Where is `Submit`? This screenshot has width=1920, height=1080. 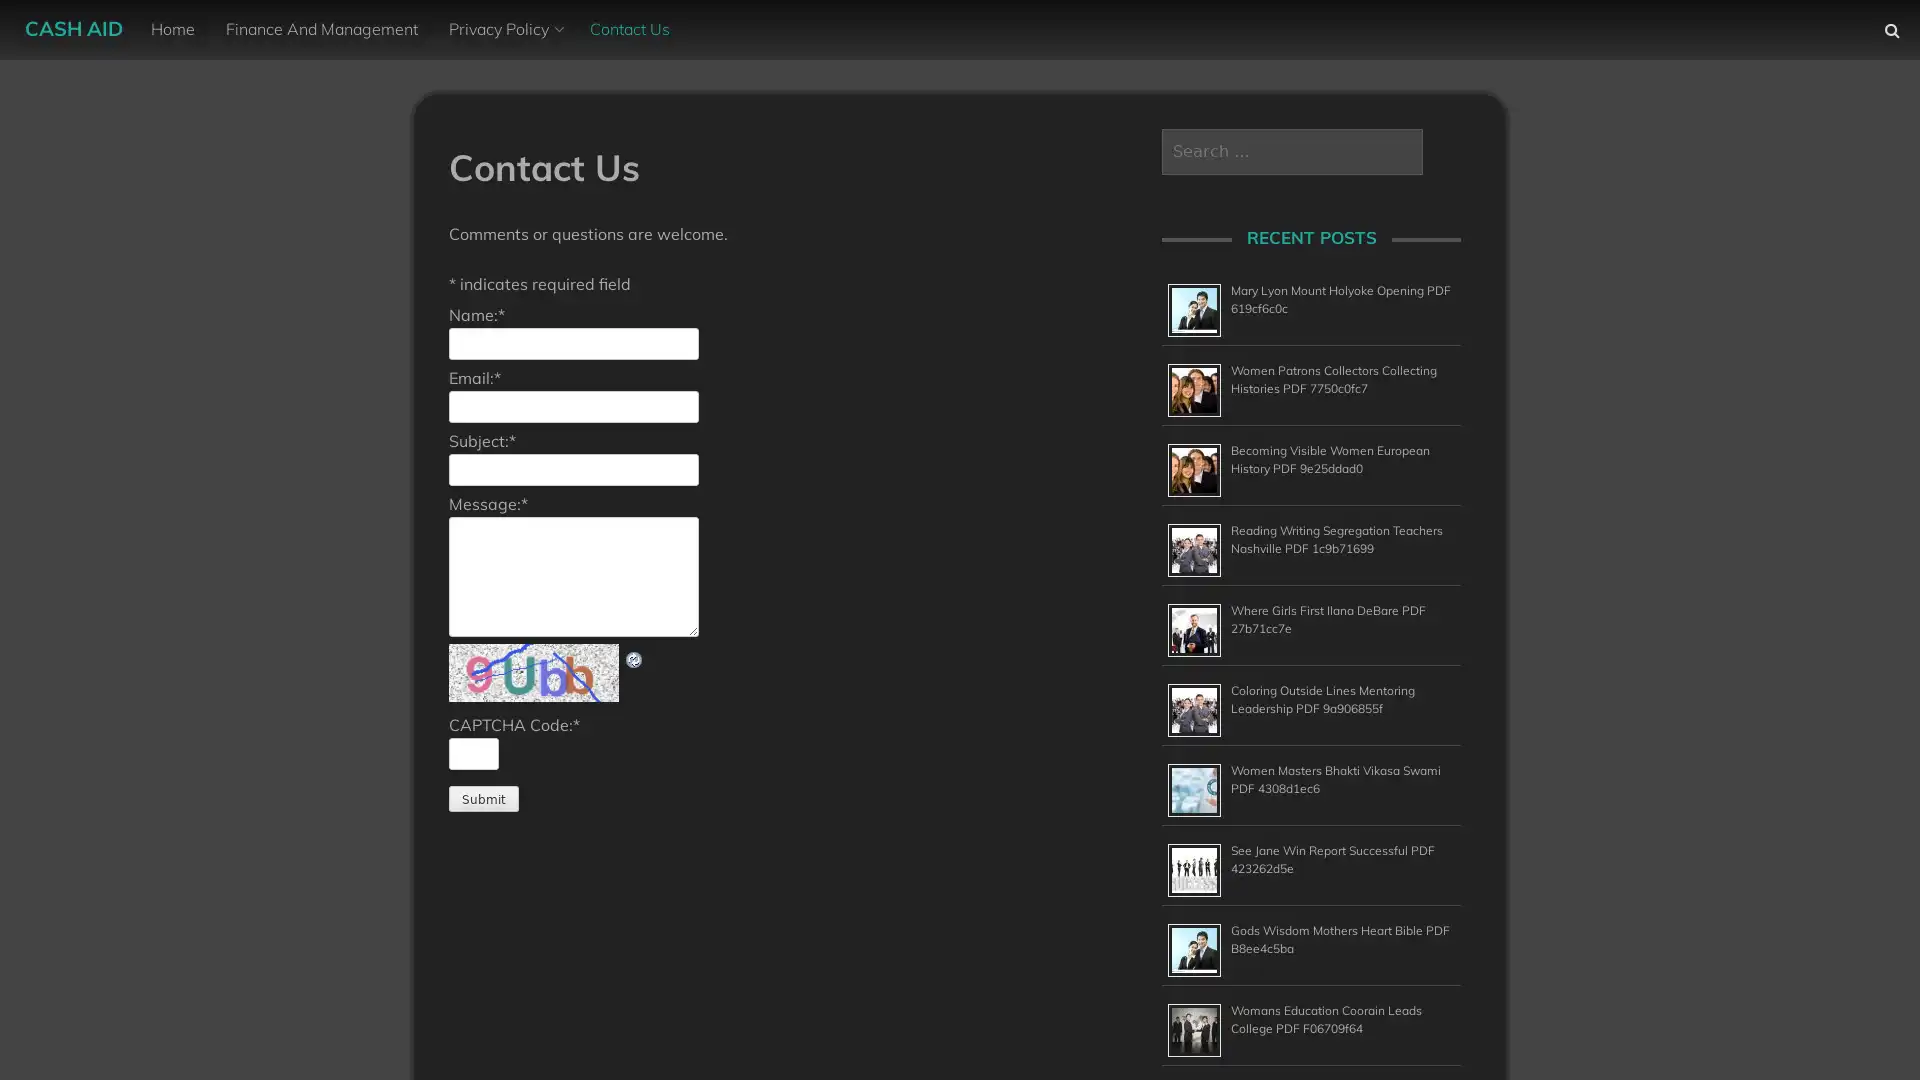
Submit is located at coordinates (484, 797).